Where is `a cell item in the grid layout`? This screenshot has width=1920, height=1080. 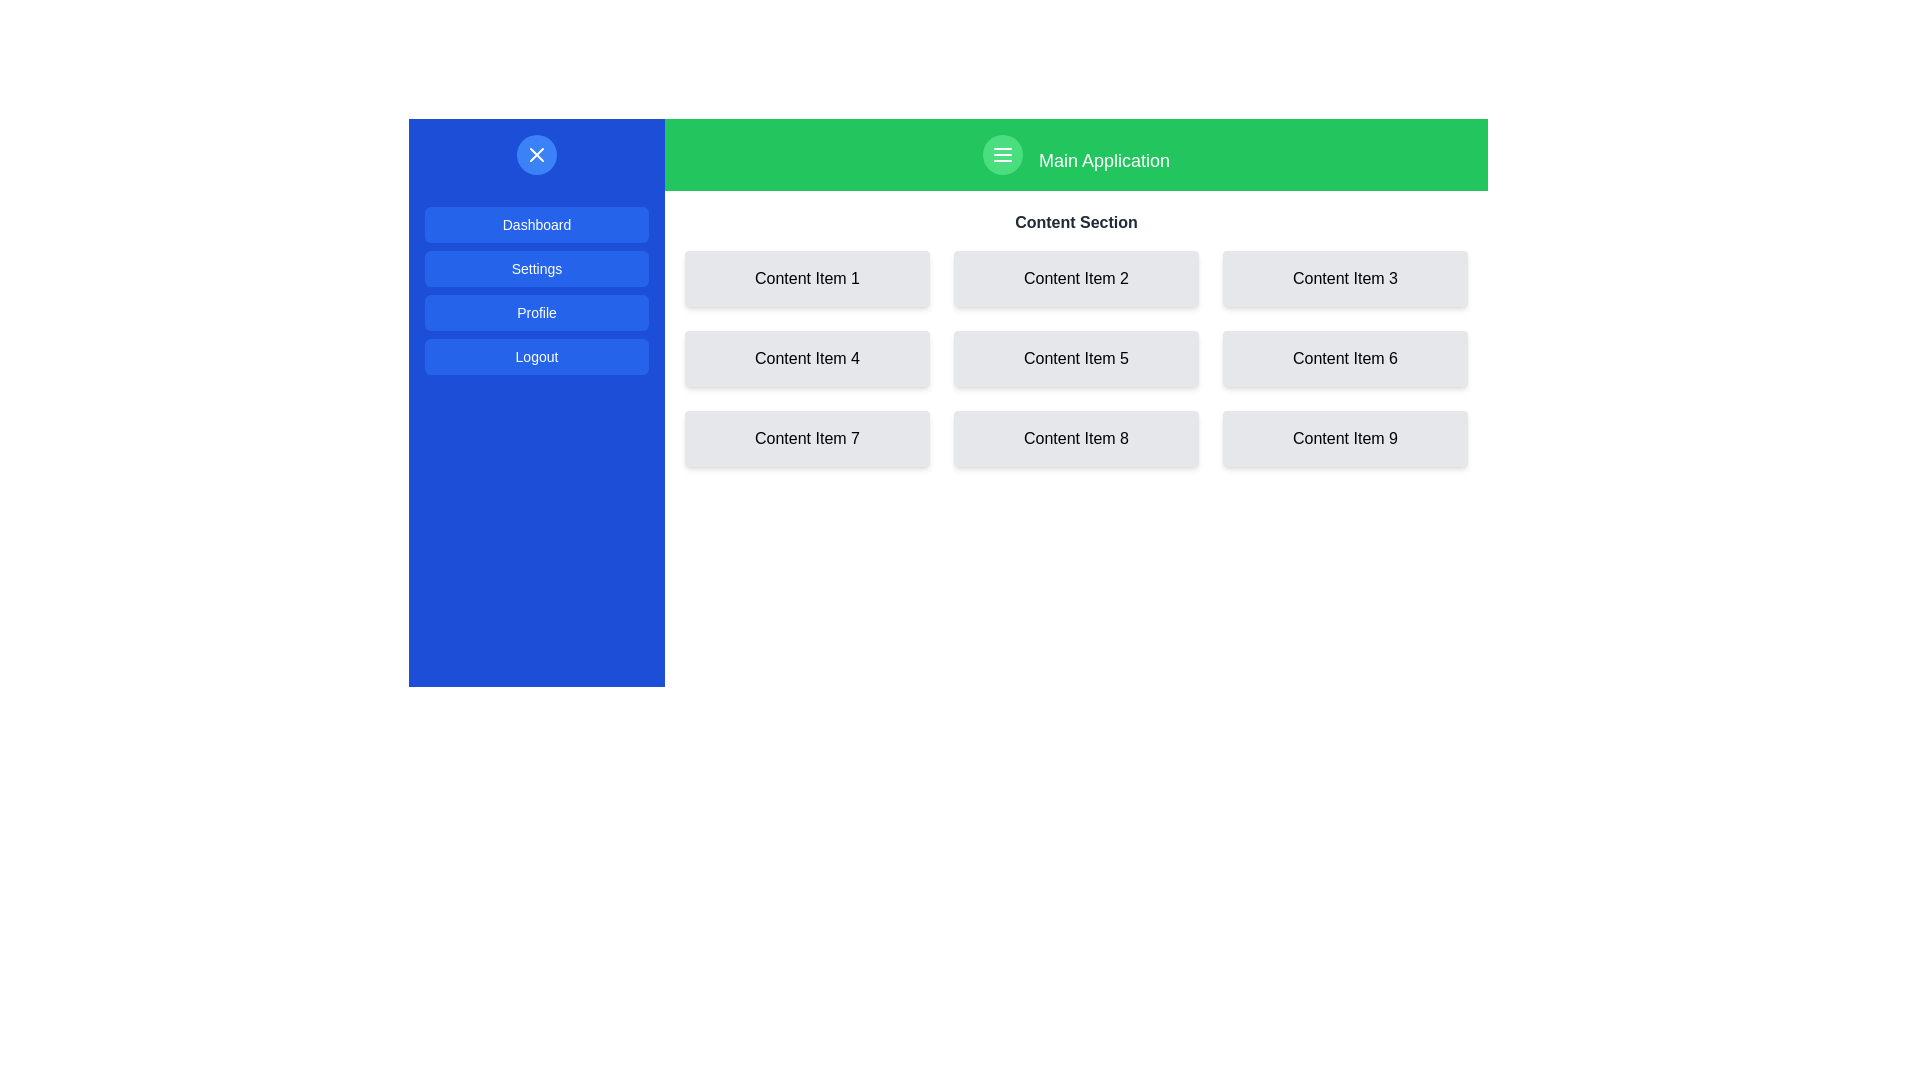
a cell item in the grid layout is located at coordinates (1075, 357).